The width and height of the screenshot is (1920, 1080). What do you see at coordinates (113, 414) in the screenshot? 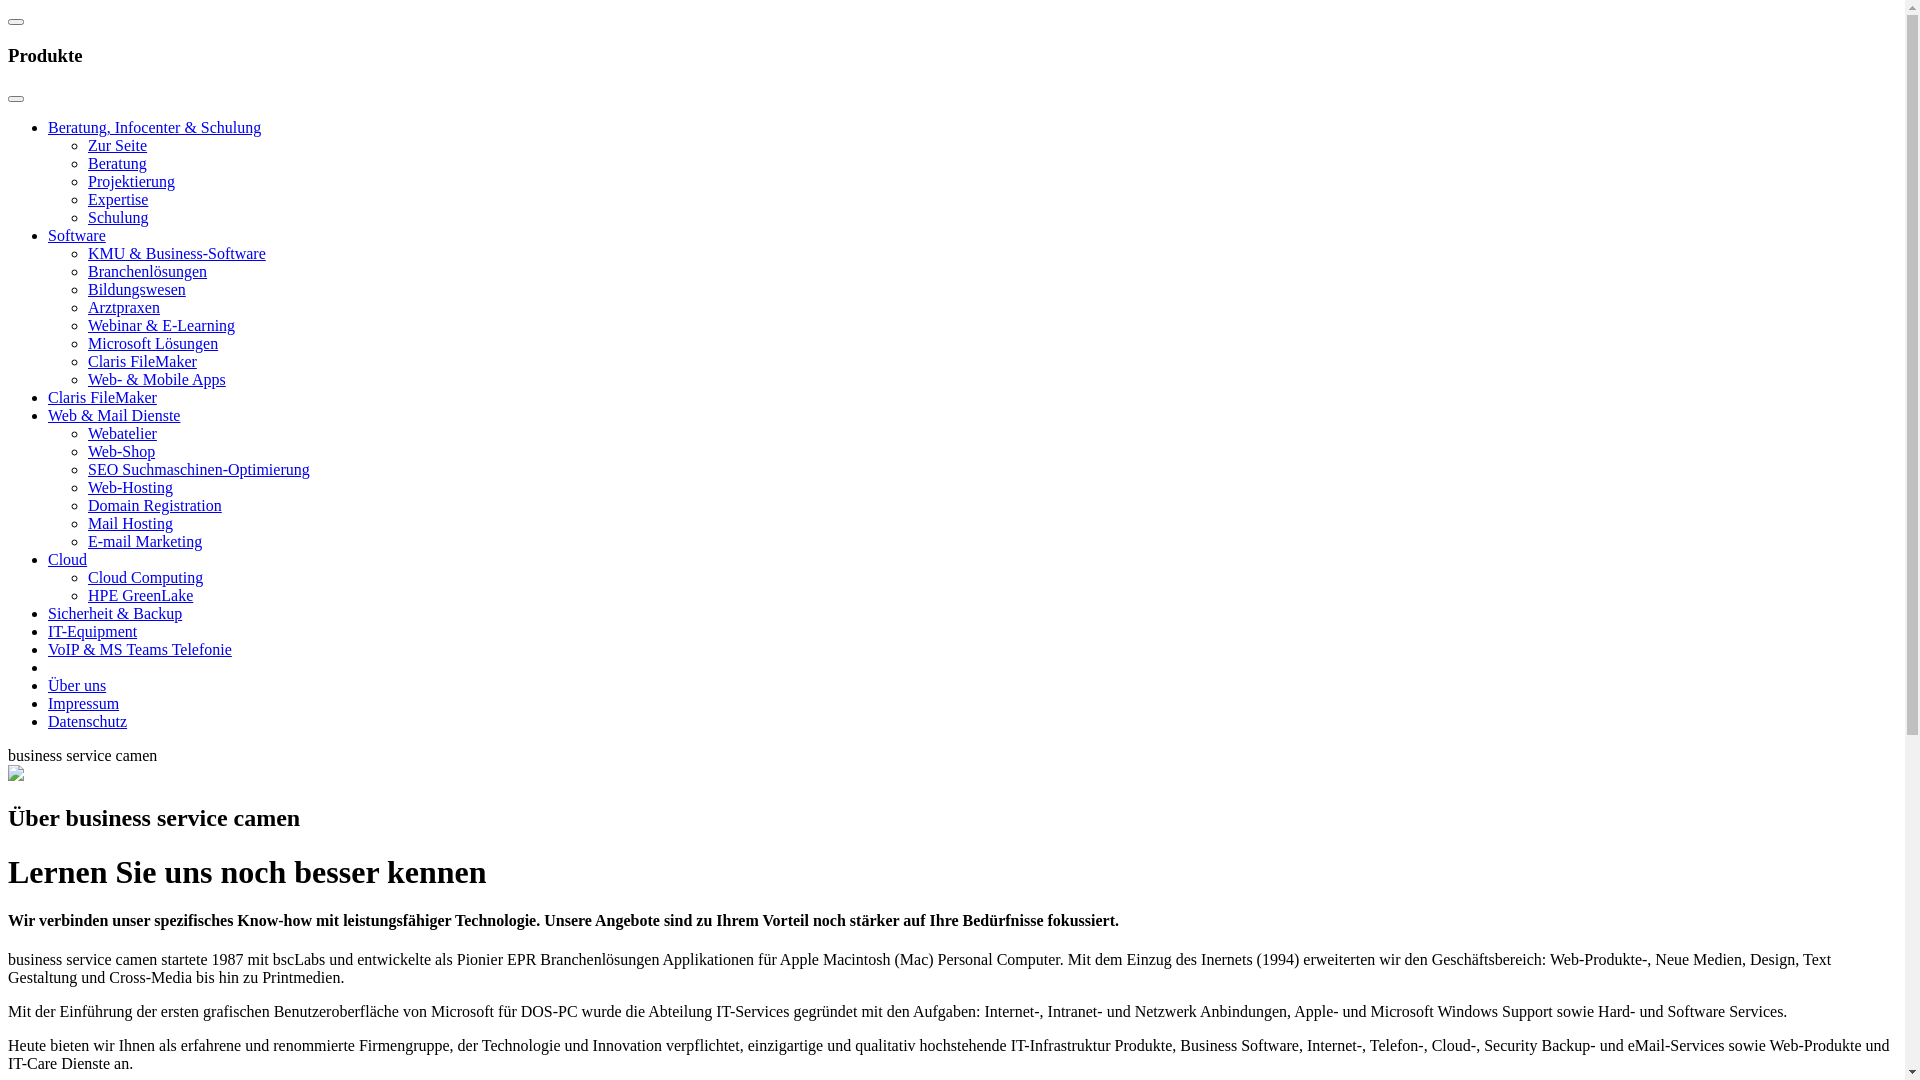
I see `'Web & Mail Dienste'` at bounding box center [113, 414].